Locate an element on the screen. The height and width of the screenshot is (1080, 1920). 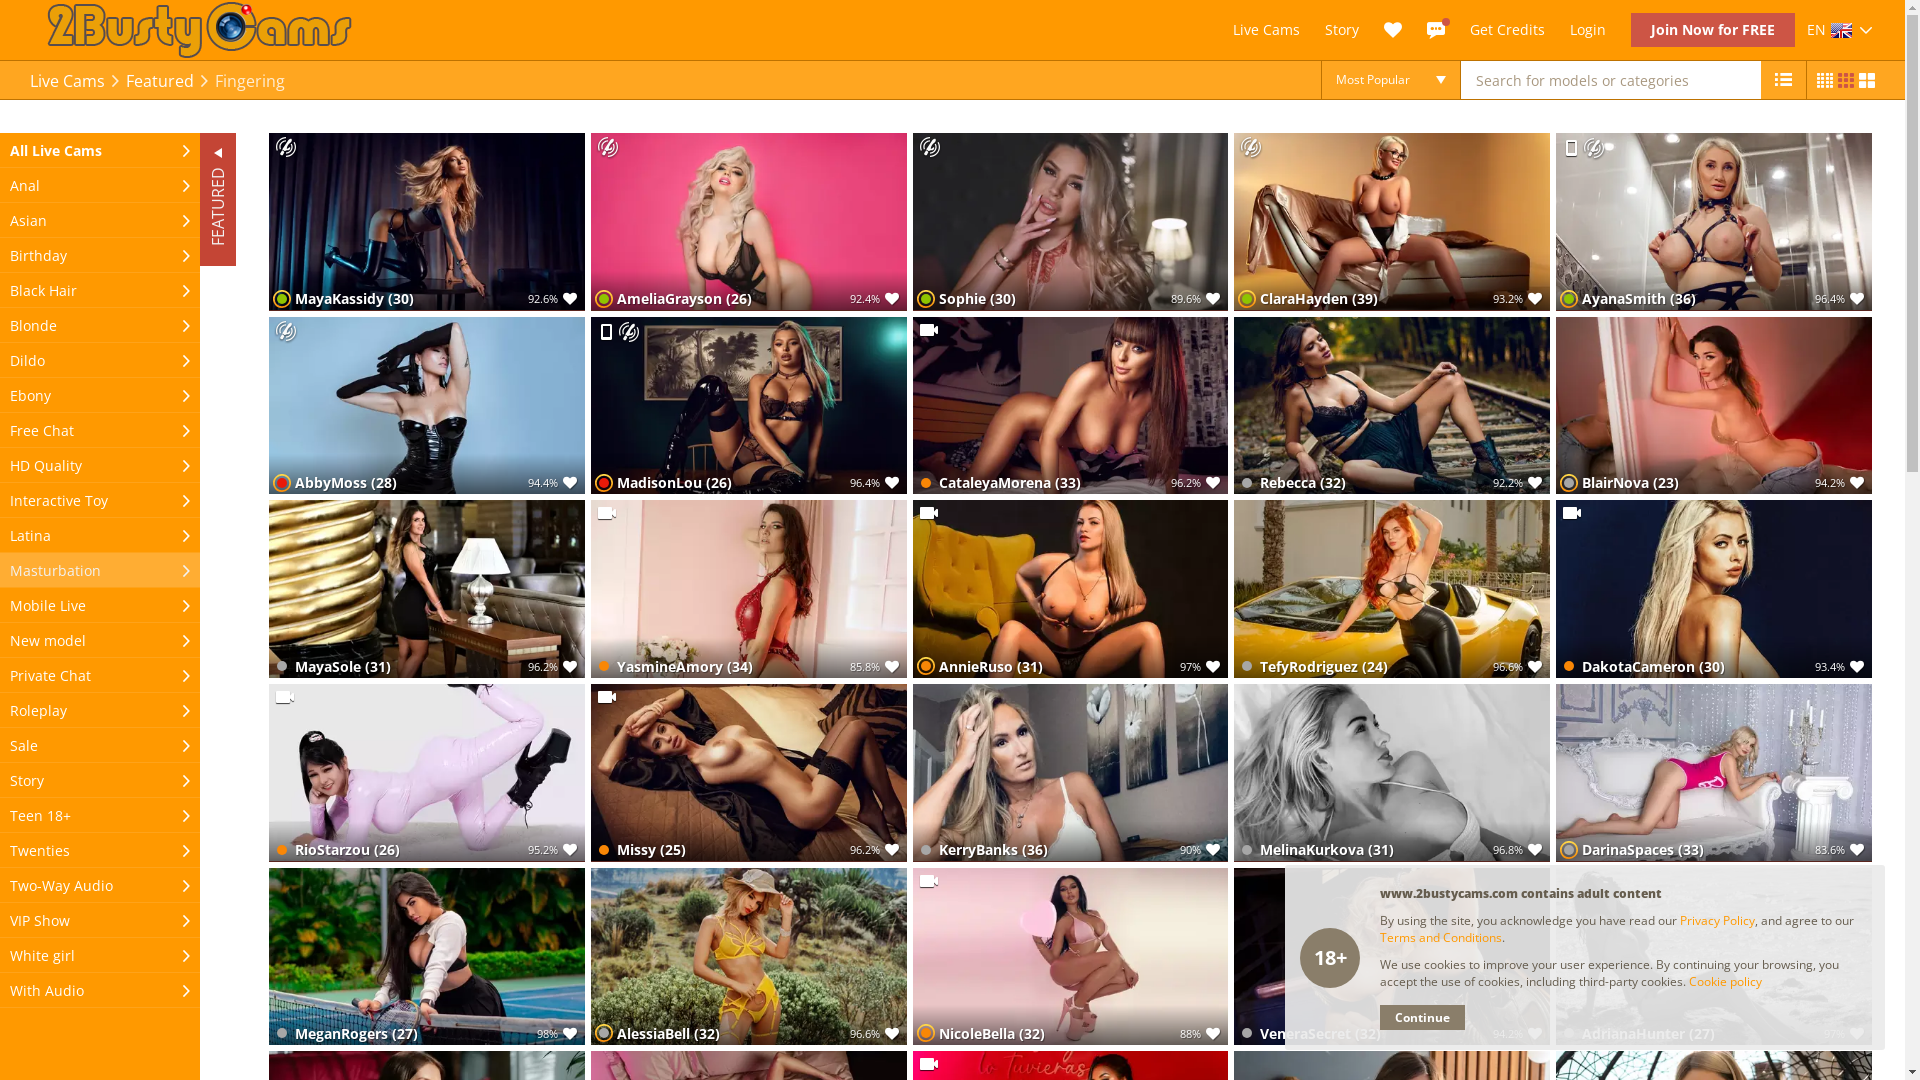
'Join Now for FREE' is located at coordinates (1631, 30).